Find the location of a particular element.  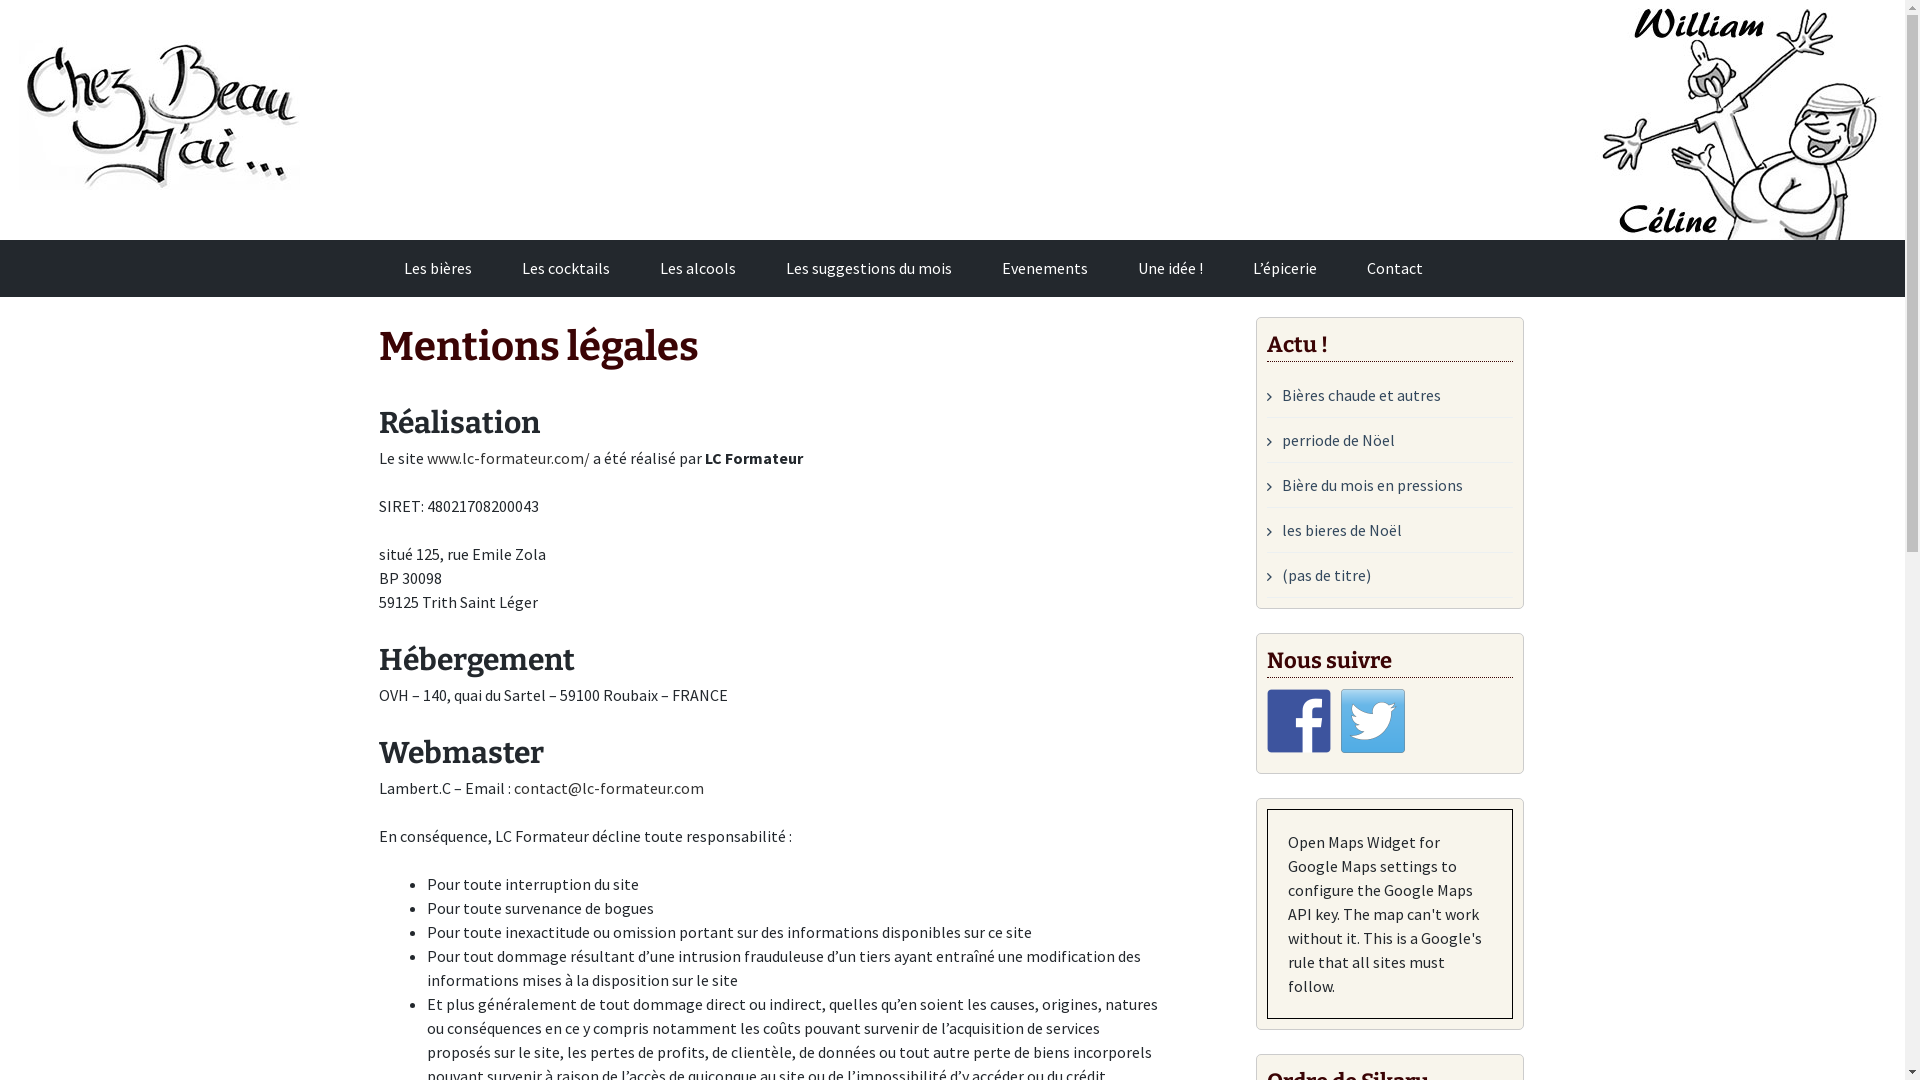

'Les alcools' is located at coordinates (697, 267).